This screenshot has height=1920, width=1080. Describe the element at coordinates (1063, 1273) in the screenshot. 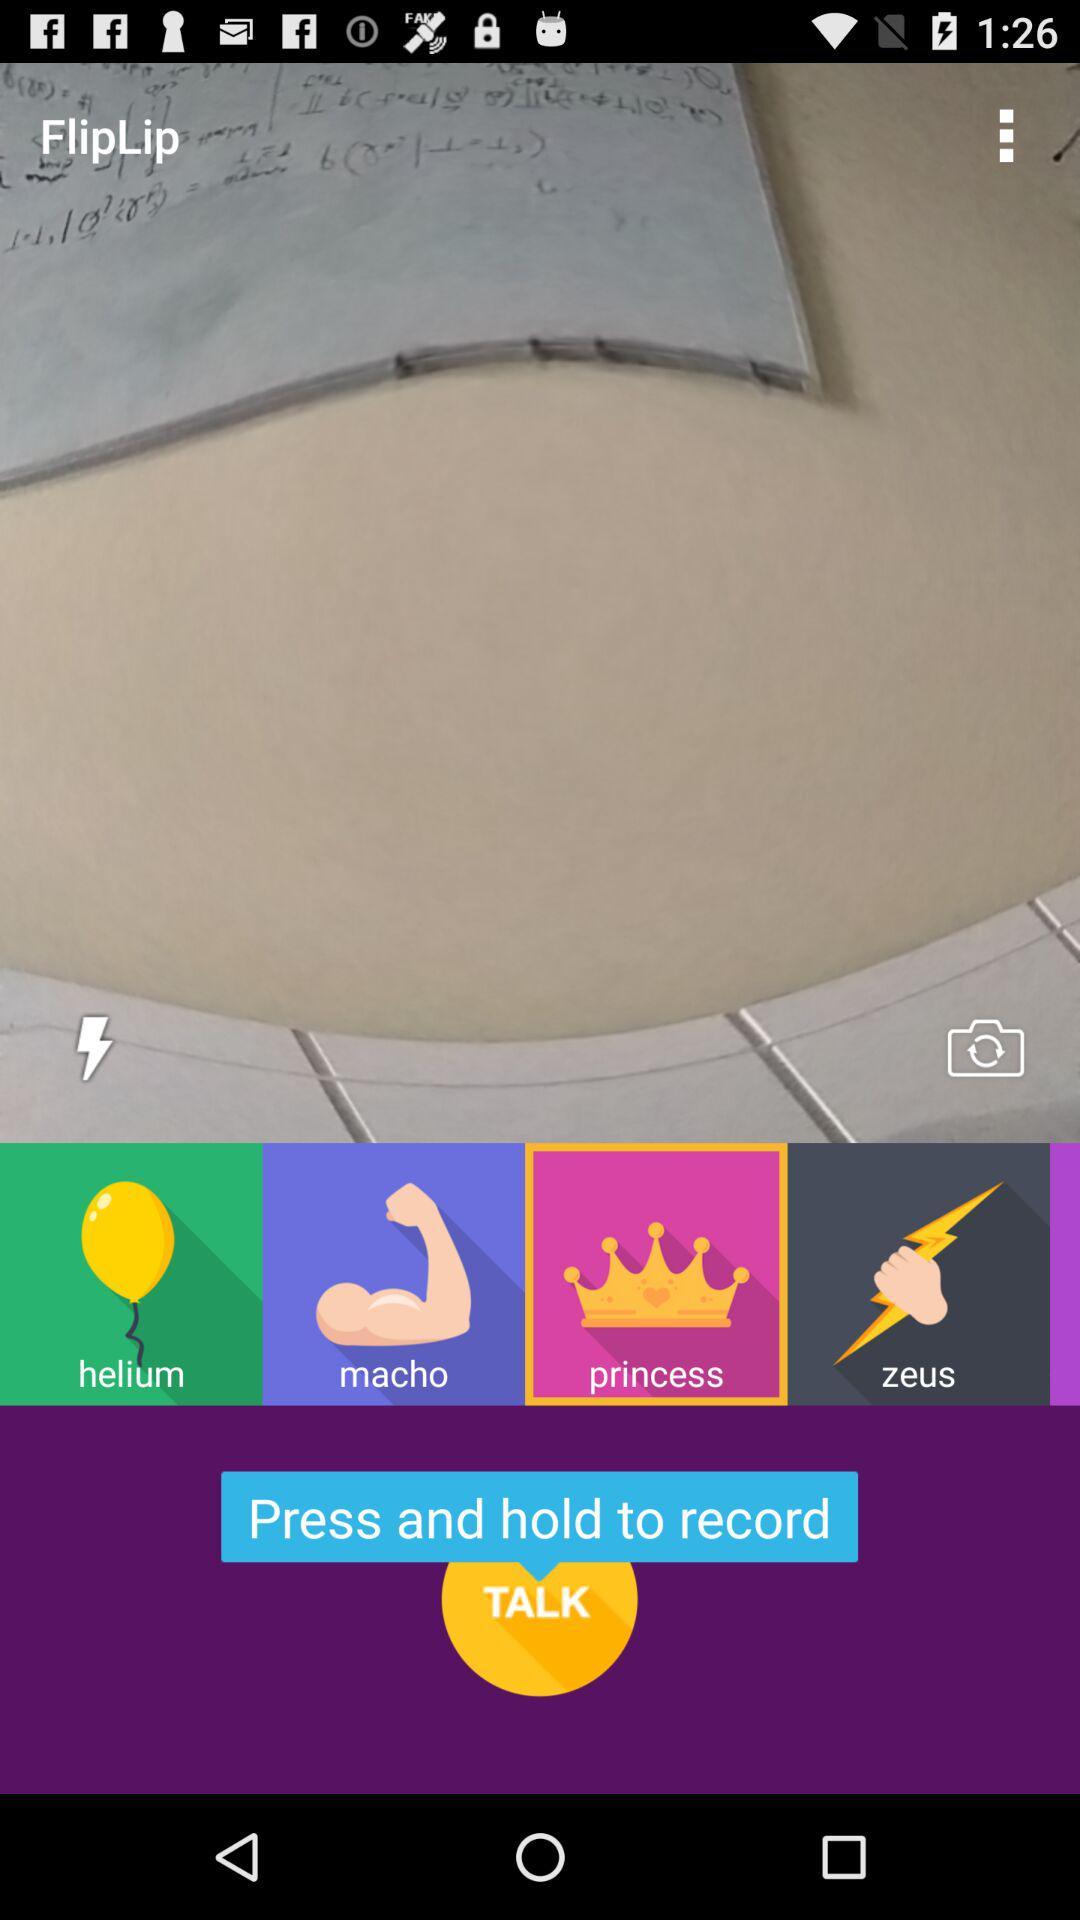

I see `wacko item` at that location.